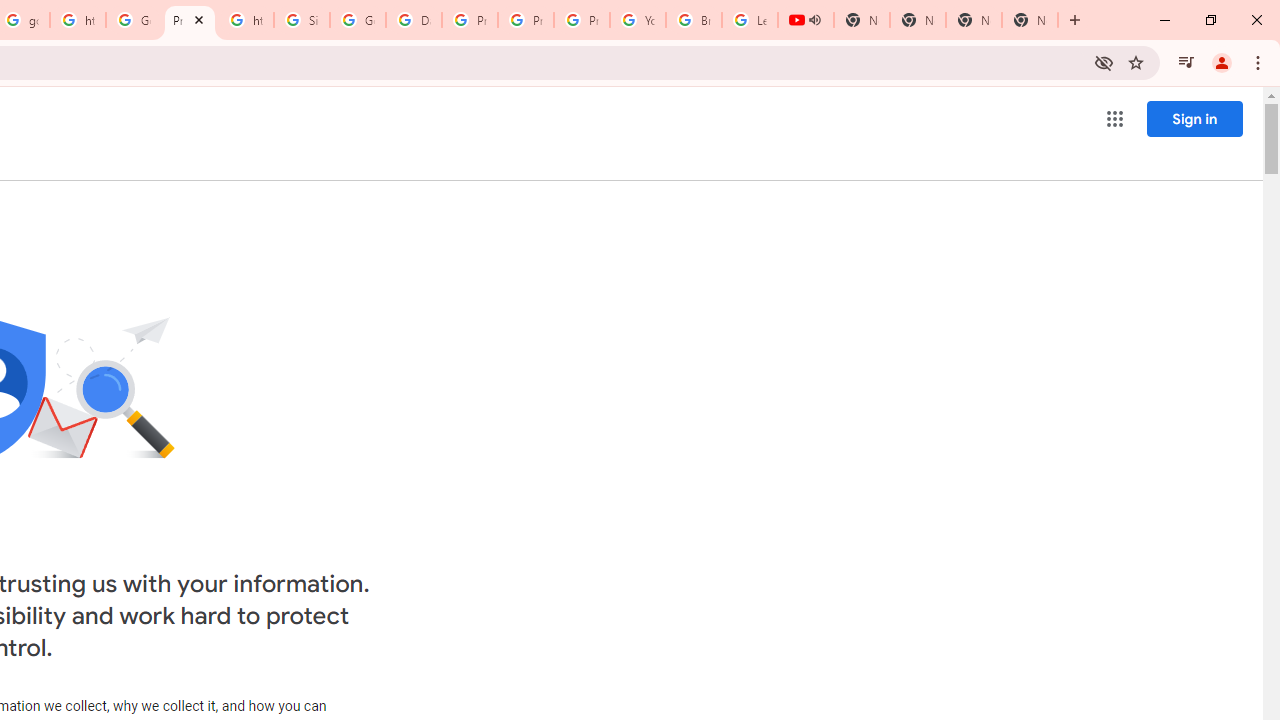  What do you see at coordinates (78, 20) in the screenshot?
I see `'https://scholar.google.com/'` at bounding box center [78, 20].